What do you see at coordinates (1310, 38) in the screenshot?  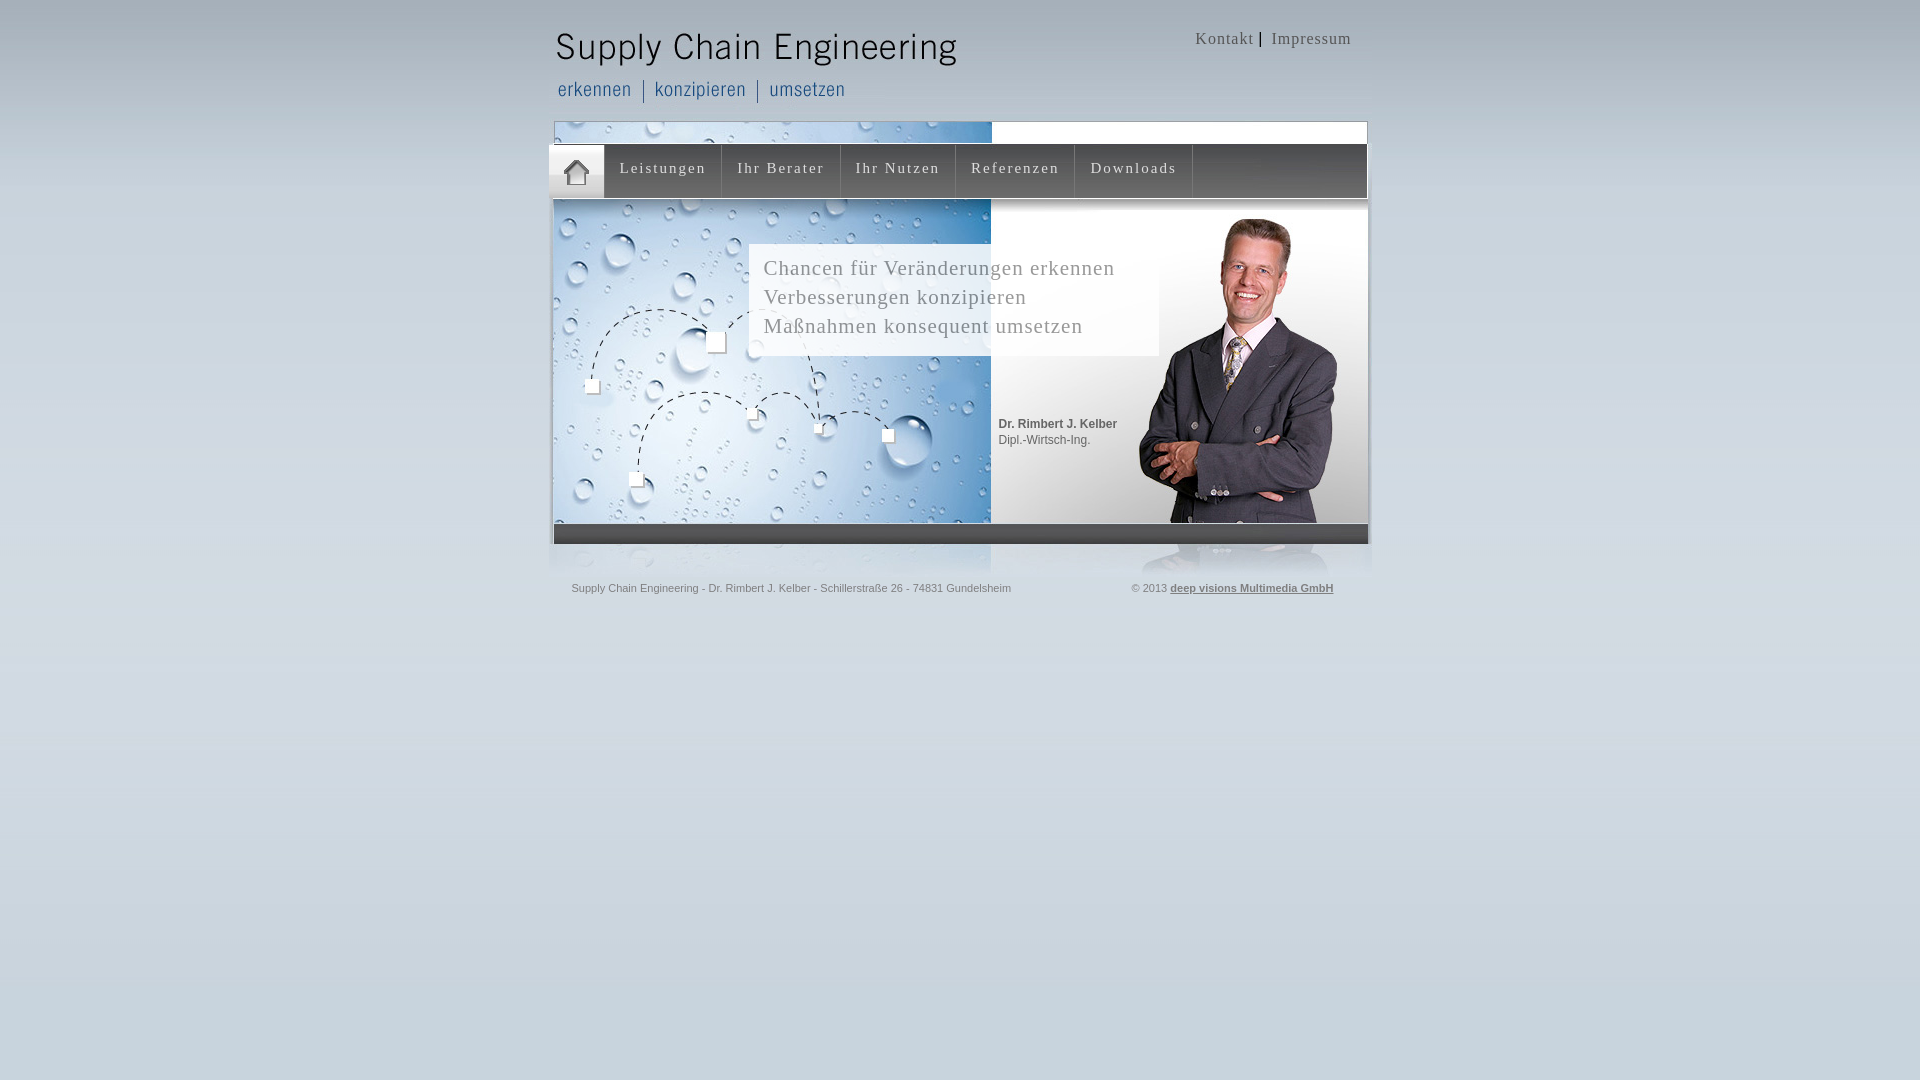 I see `'Impressum'` at bounding box center [1310, 38].